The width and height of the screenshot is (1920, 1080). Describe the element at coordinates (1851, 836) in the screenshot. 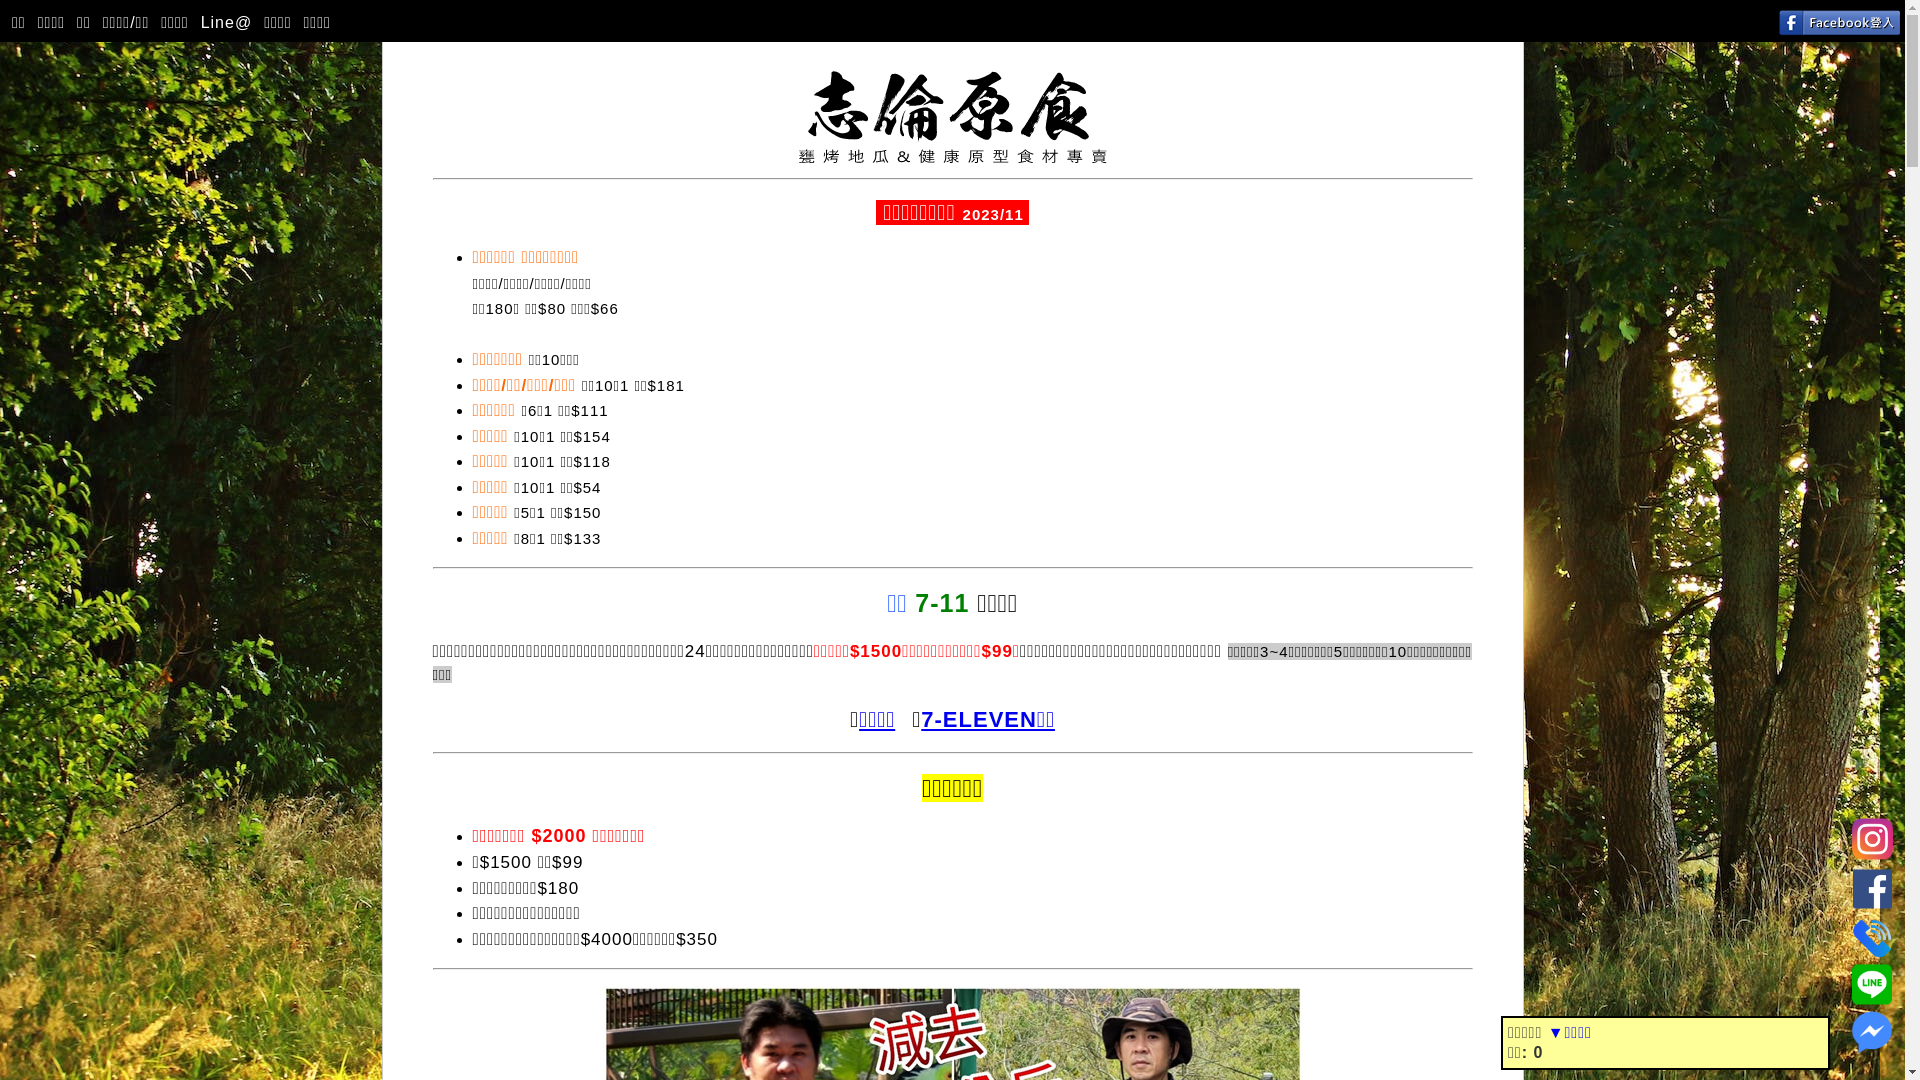

I see `'instagram'` at that location.